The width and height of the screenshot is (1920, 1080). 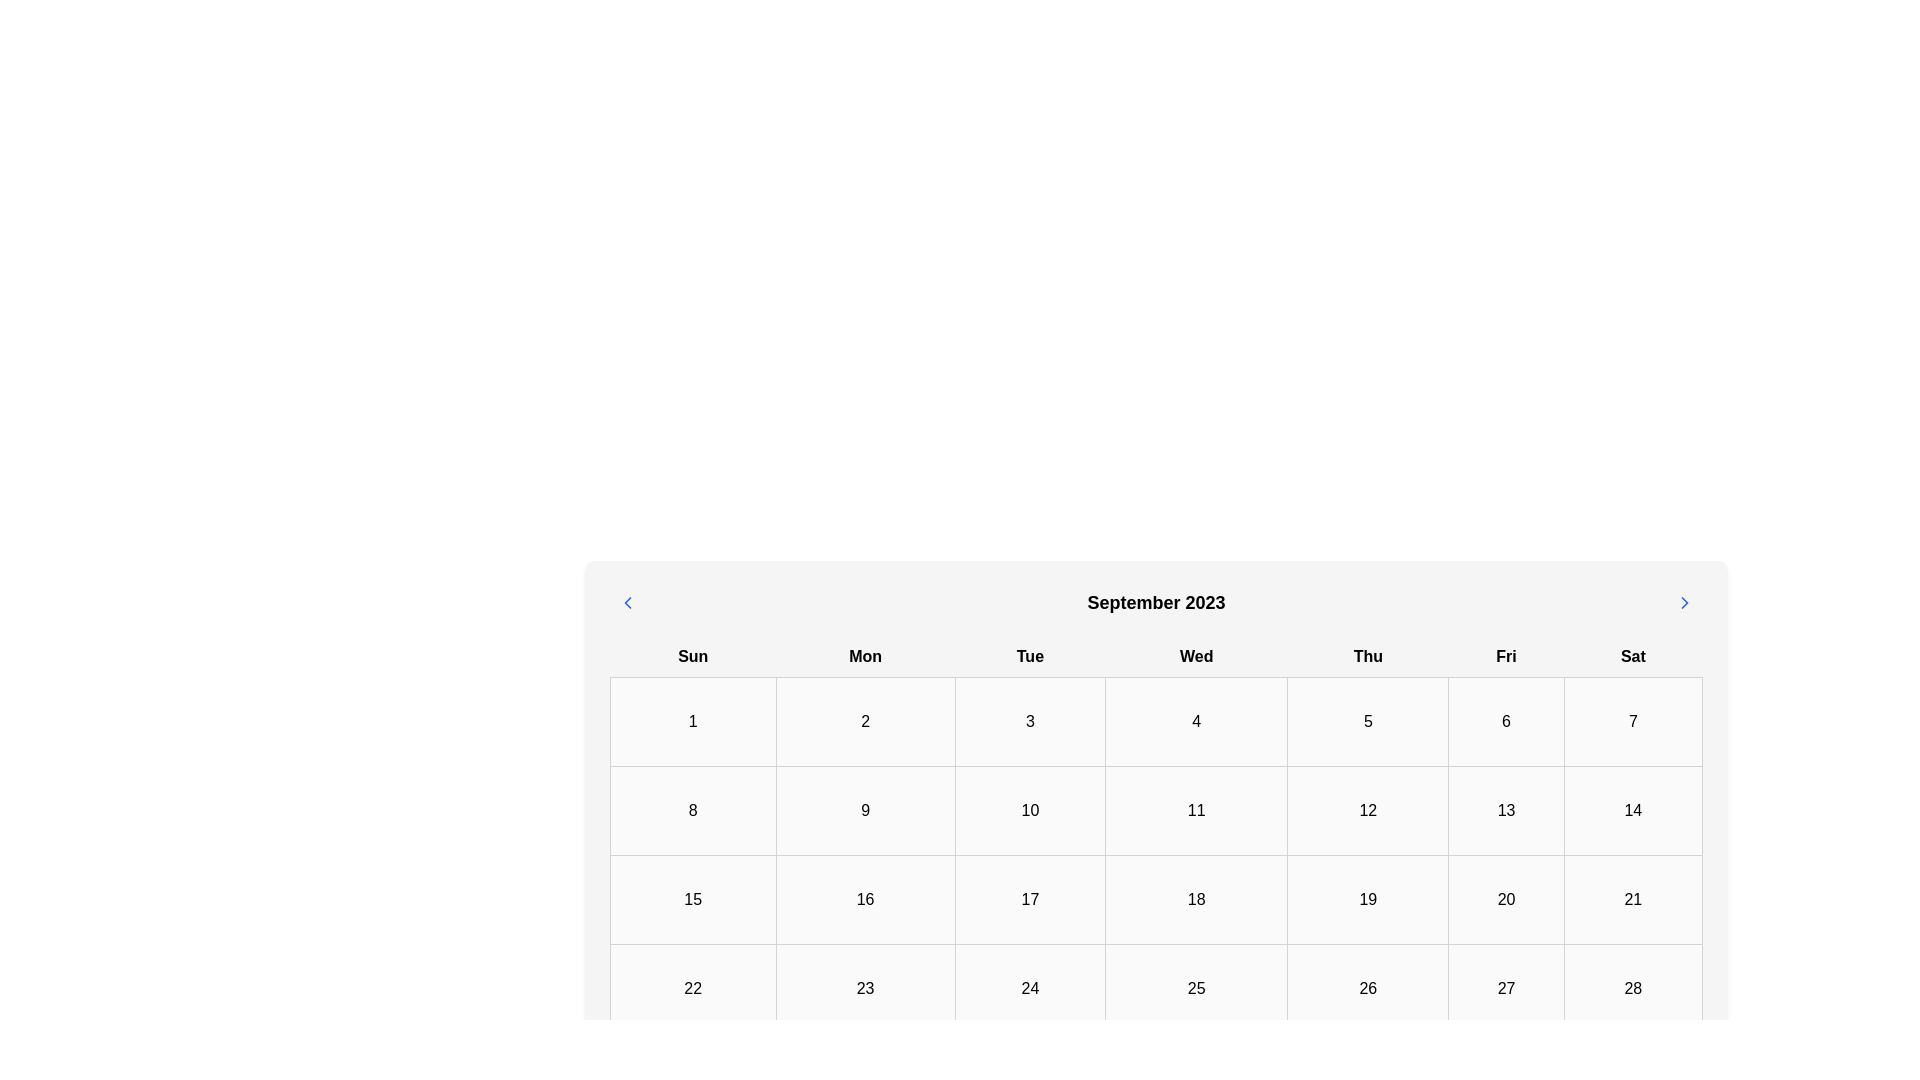 I want to click on the date cell in the second row of the calendar grid layout, so click(x=1156, y=810).